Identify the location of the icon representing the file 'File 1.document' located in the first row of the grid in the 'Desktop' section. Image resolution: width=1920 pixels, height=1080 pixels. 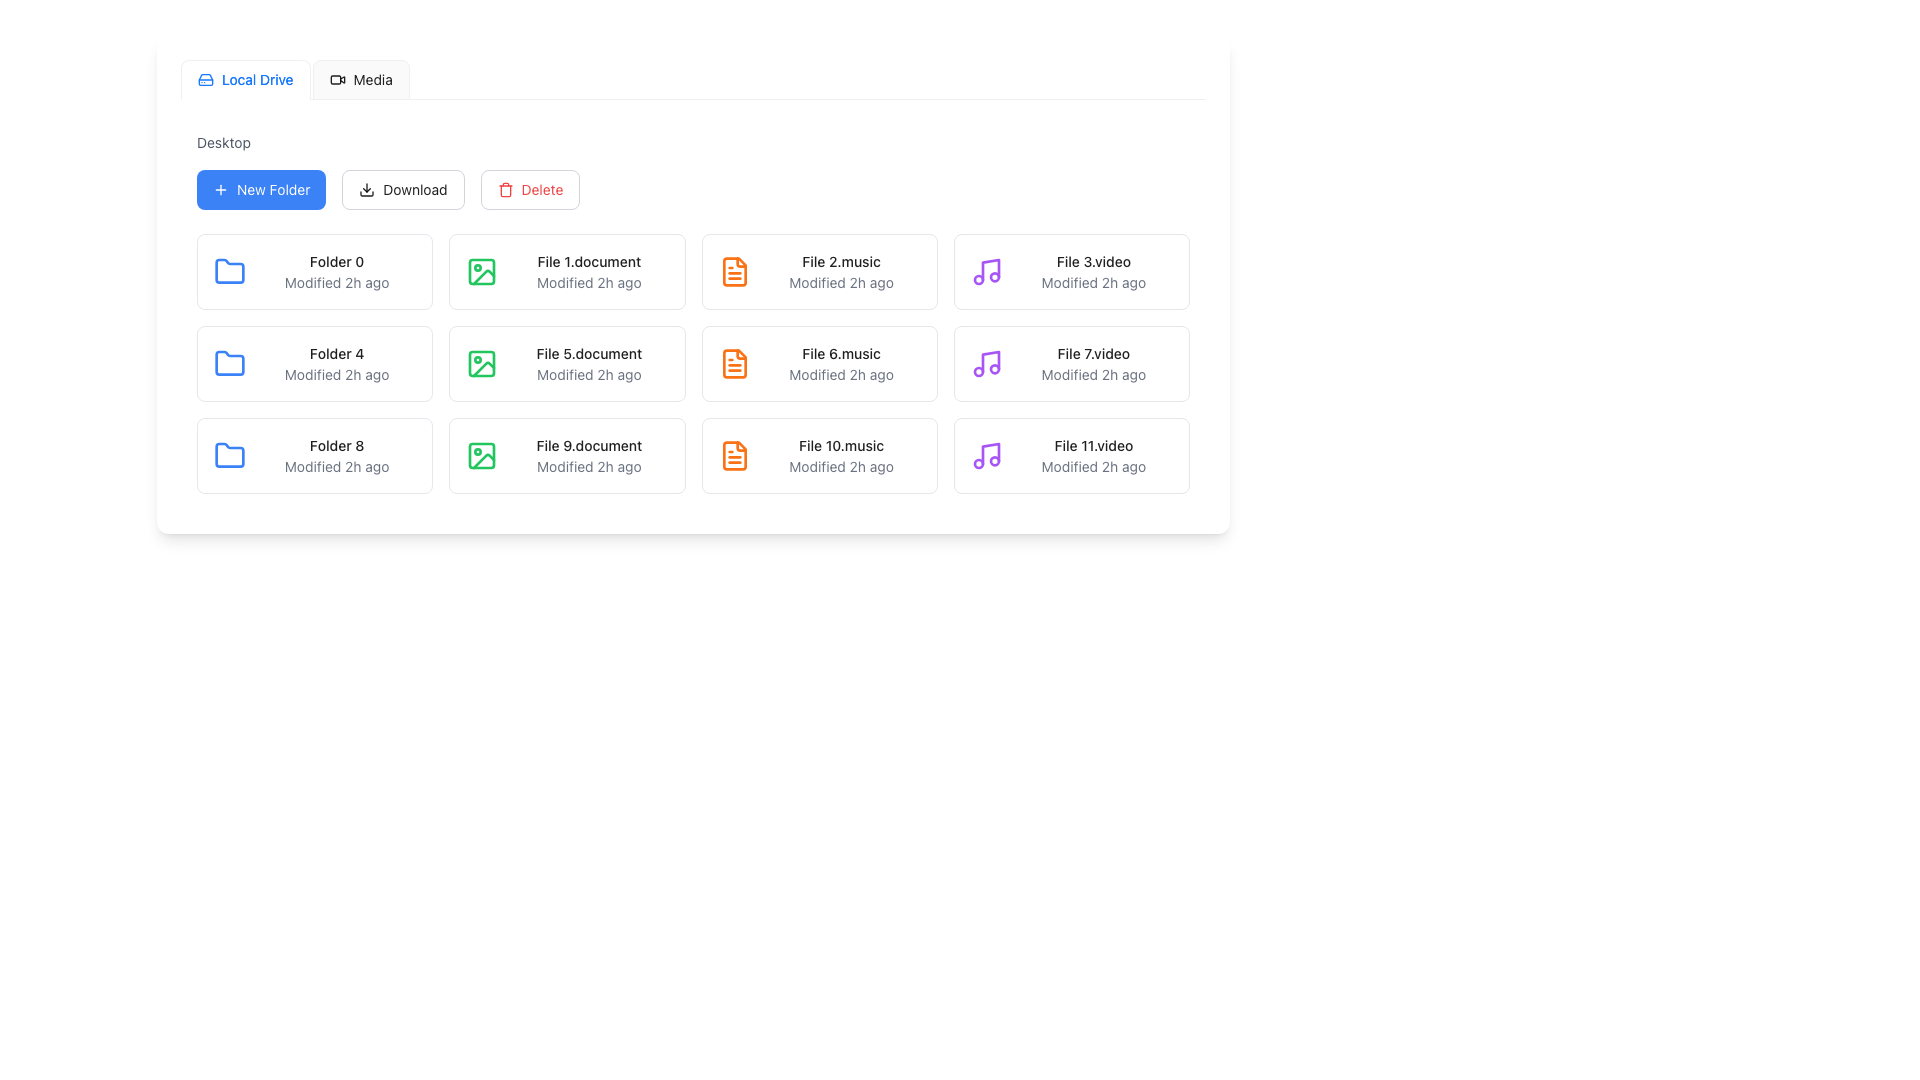
(482, 272).